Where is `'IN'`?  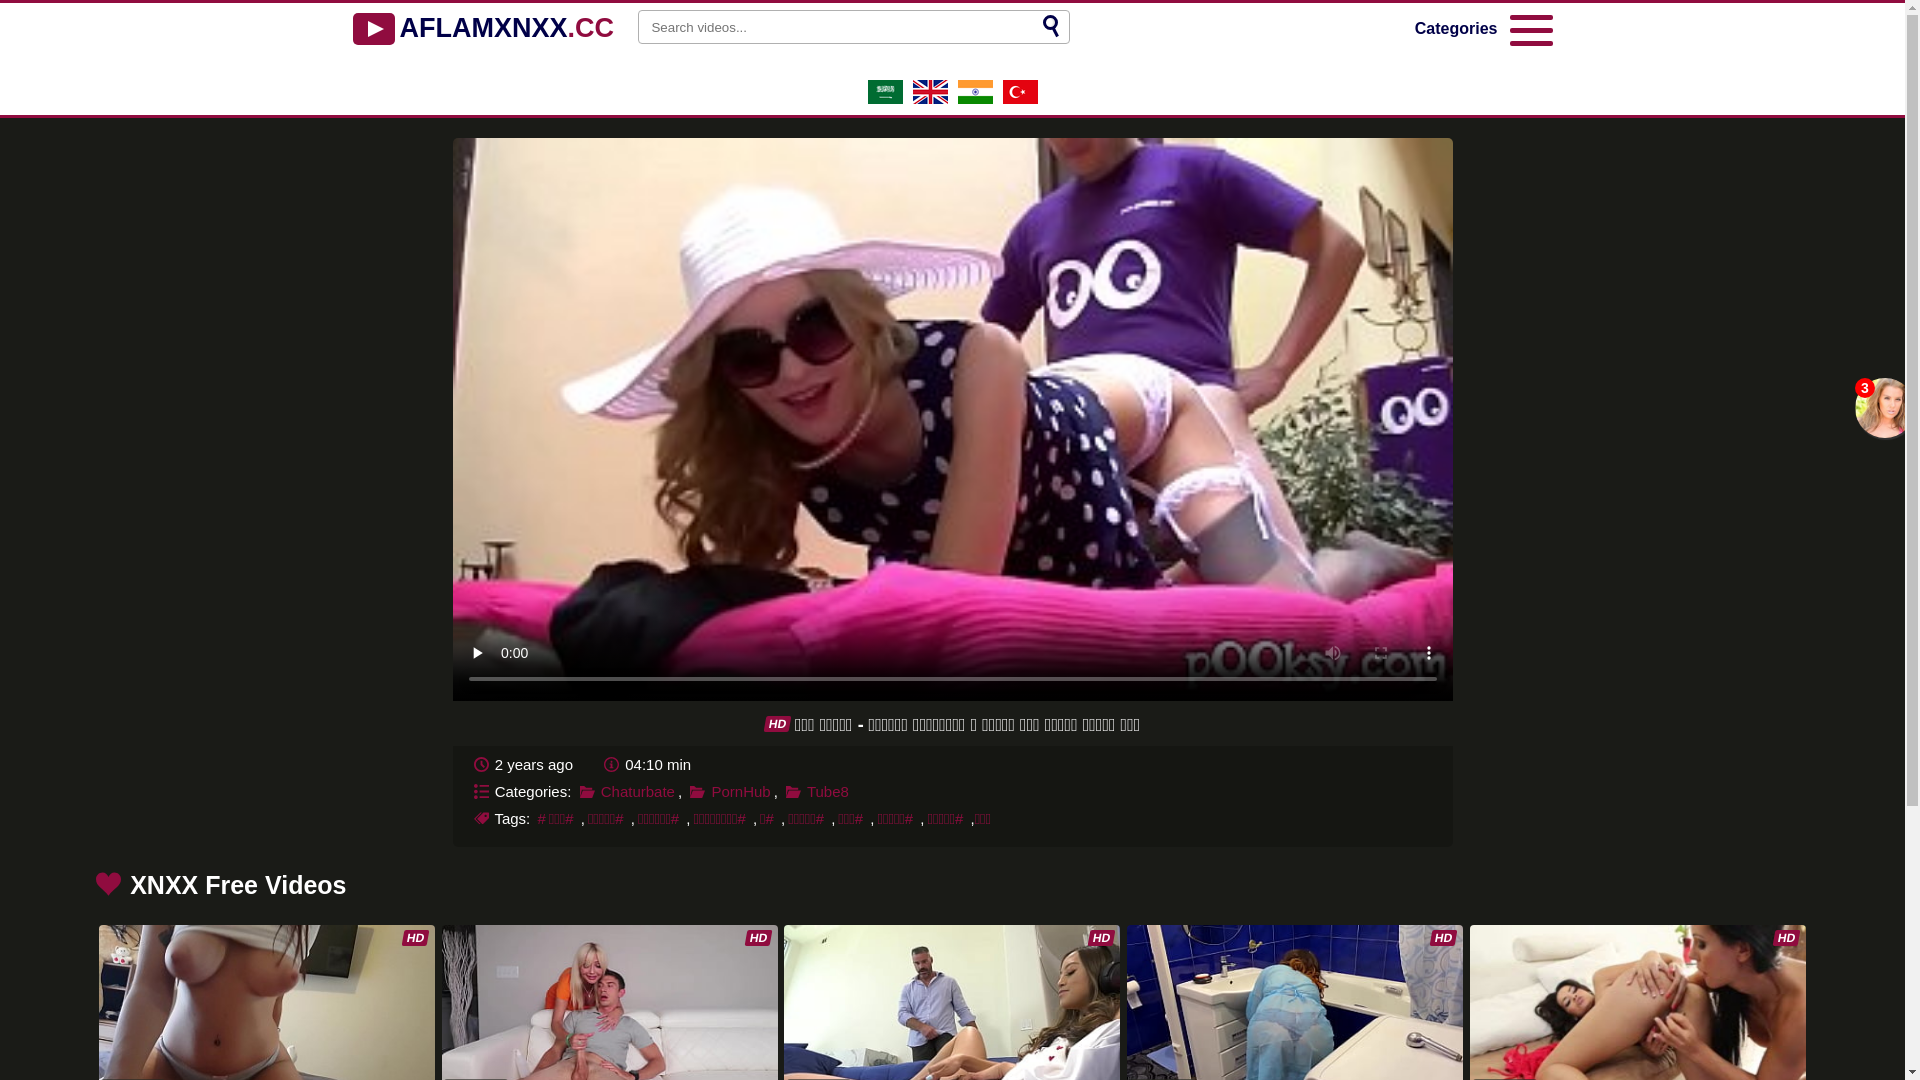 'IN' is located at coordinates (975, 98).